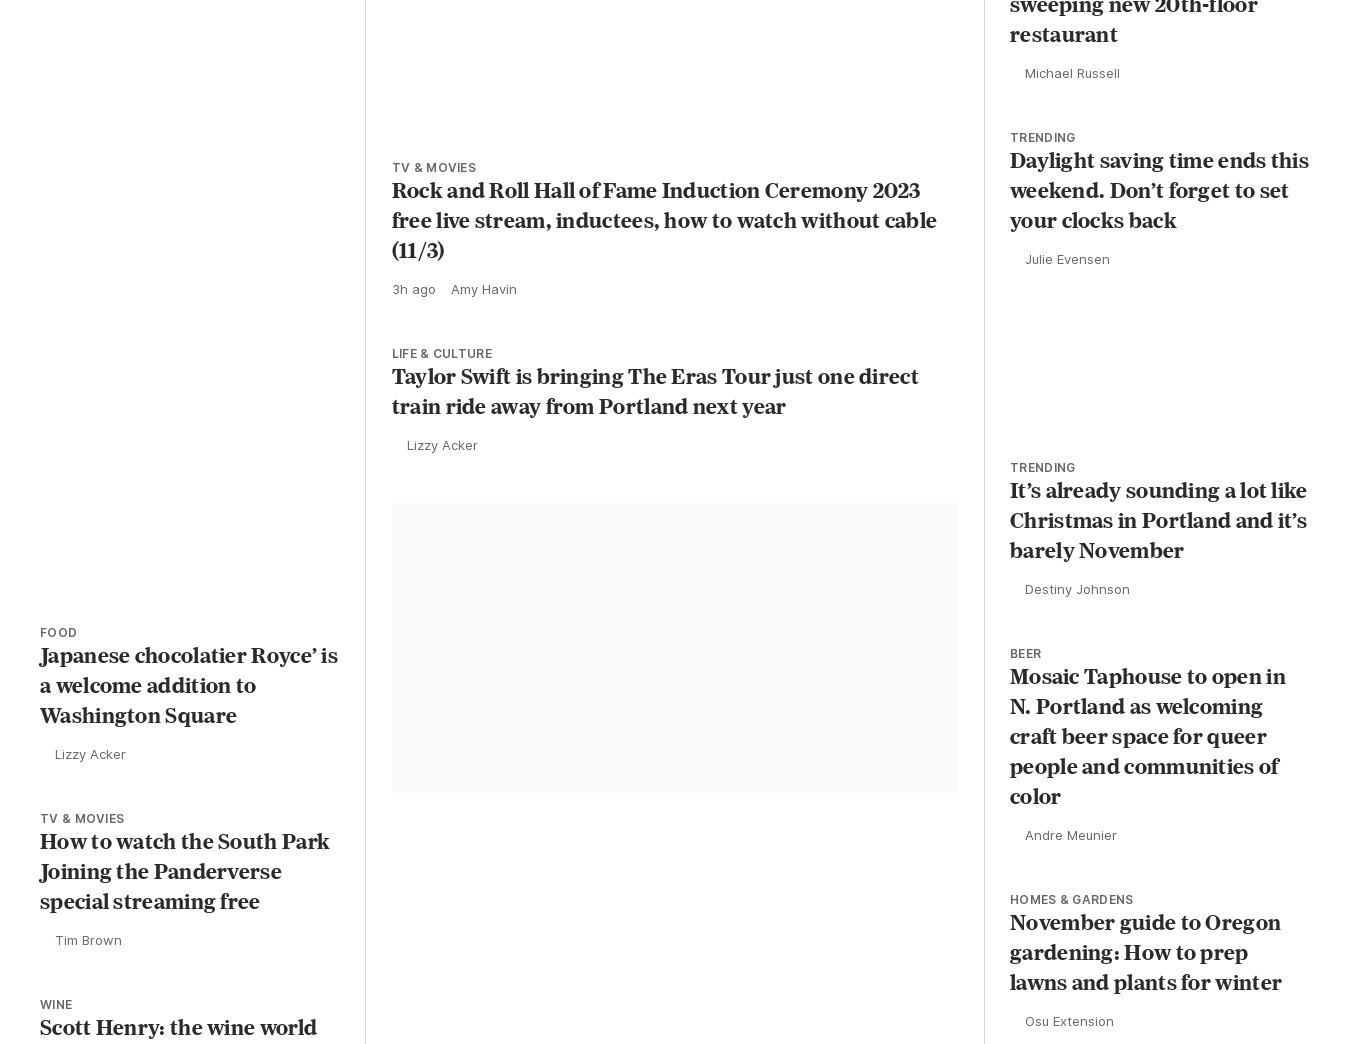 This screenshot has height=1044, width=1350. Describe the element at coordinates (57, 688) in the screenshot. I see `'Food'` at that location.